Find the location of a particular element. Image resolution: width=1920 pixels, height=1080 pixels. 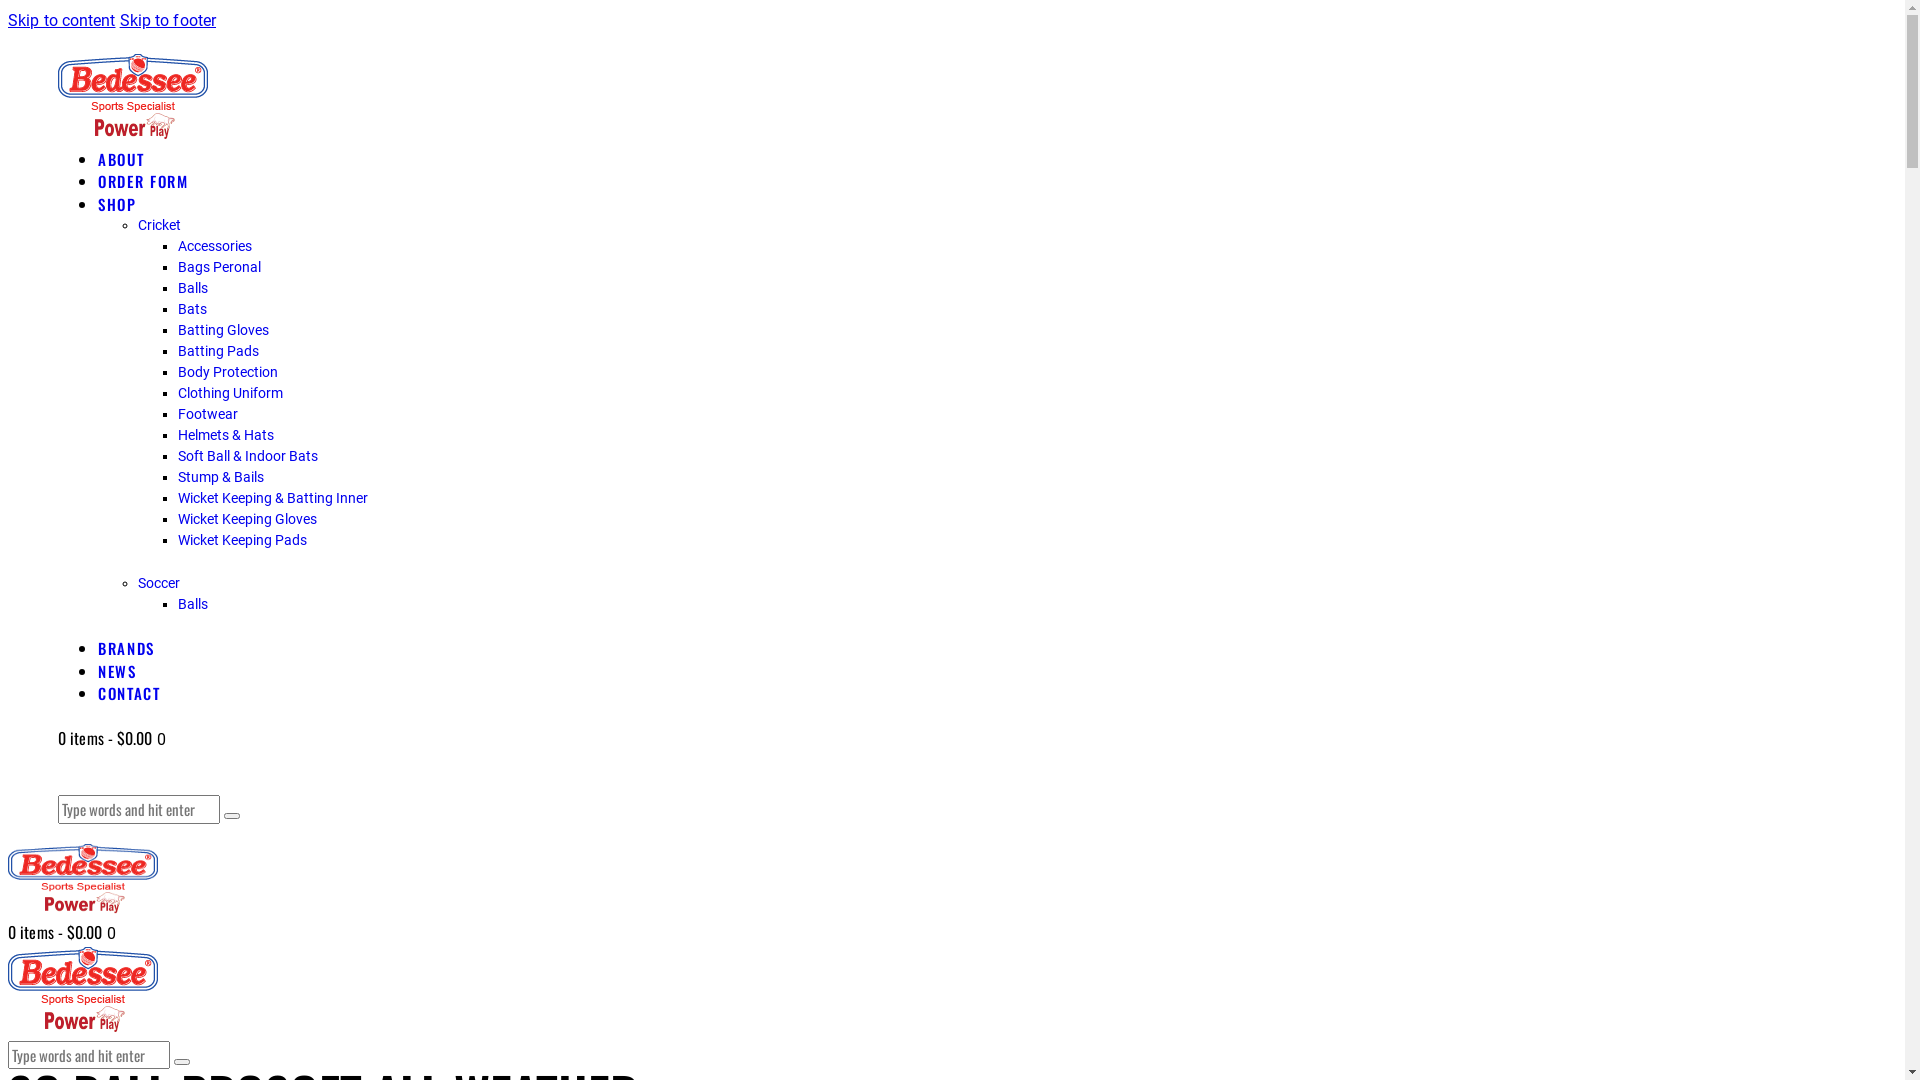

'Bats' is located at coordinates (192, 308).